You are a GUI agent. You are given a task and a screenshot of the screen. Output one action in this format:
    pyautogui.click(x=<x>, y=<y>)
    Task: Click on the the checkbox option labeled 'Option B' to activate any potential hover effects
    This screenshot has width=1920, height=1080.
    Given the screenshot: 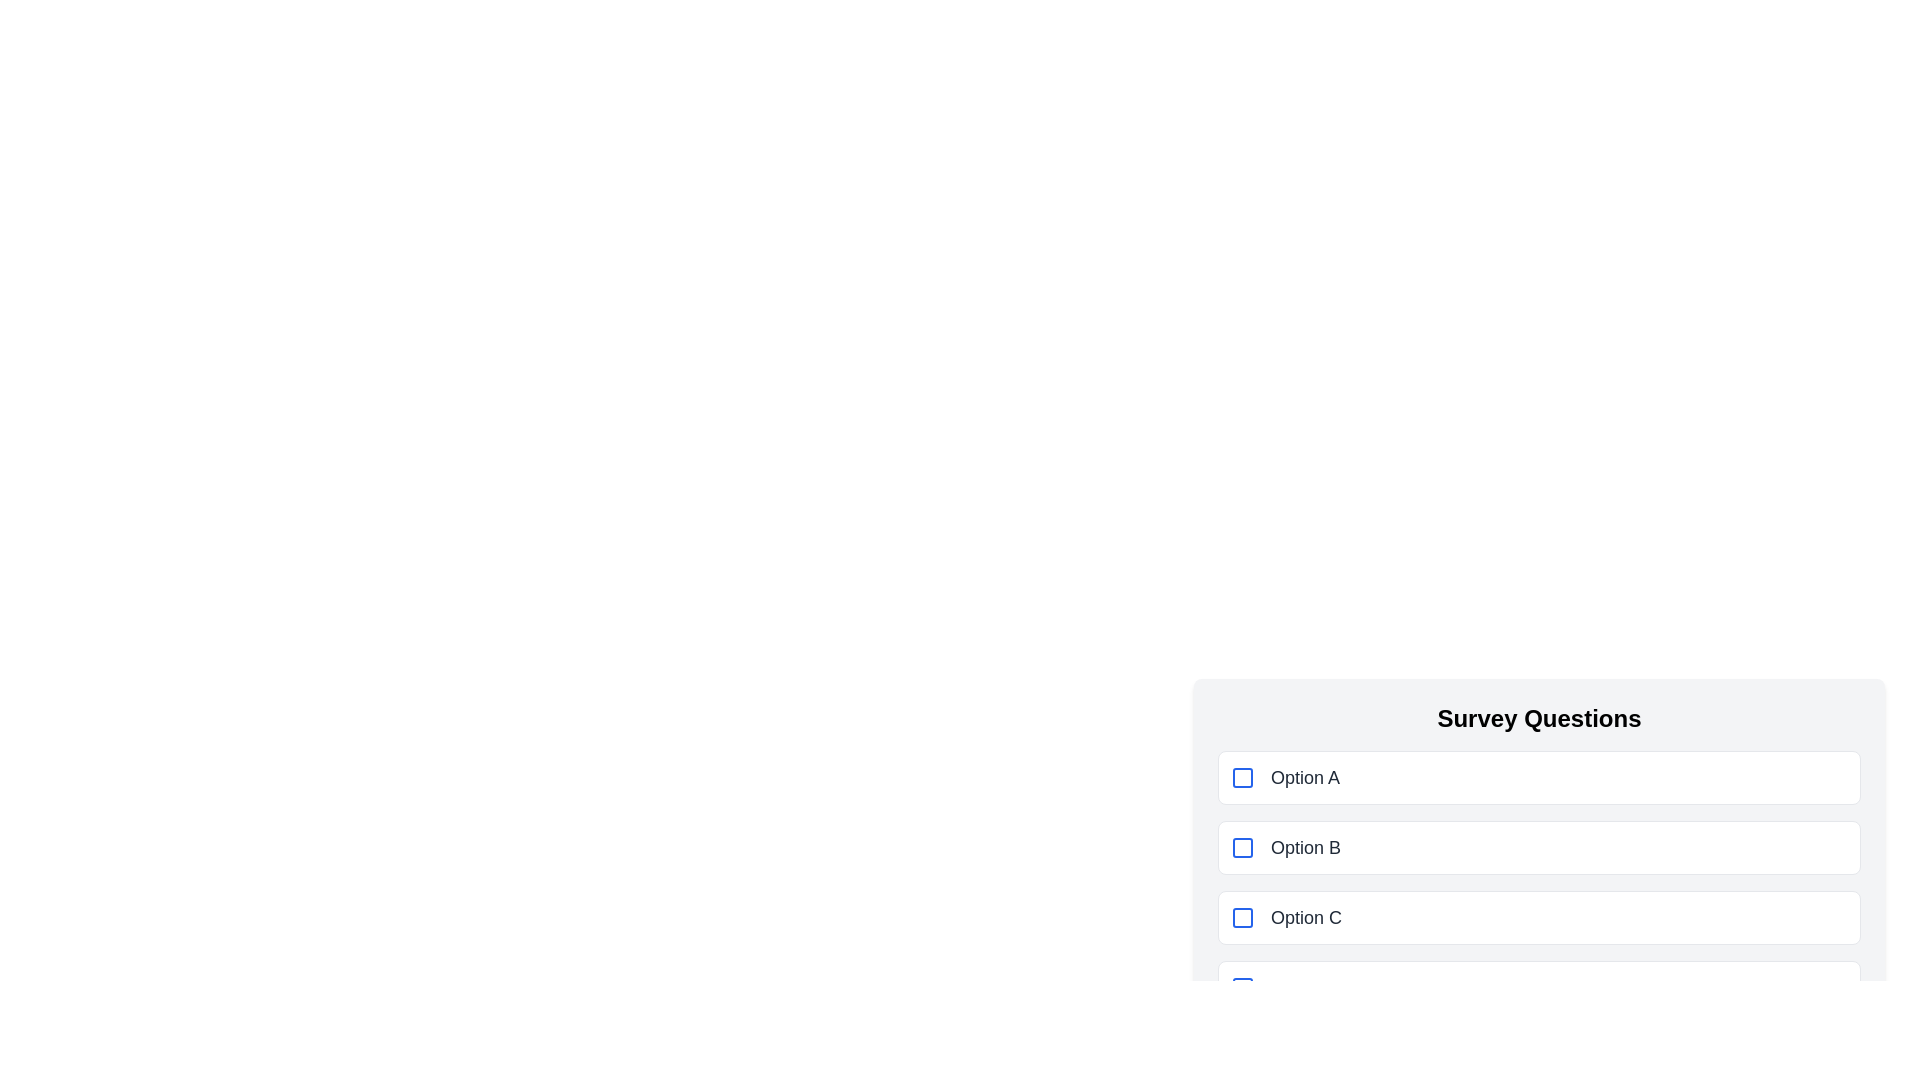 What is the action you would take?
    pyautogui.click(x=1538, y=882)
    